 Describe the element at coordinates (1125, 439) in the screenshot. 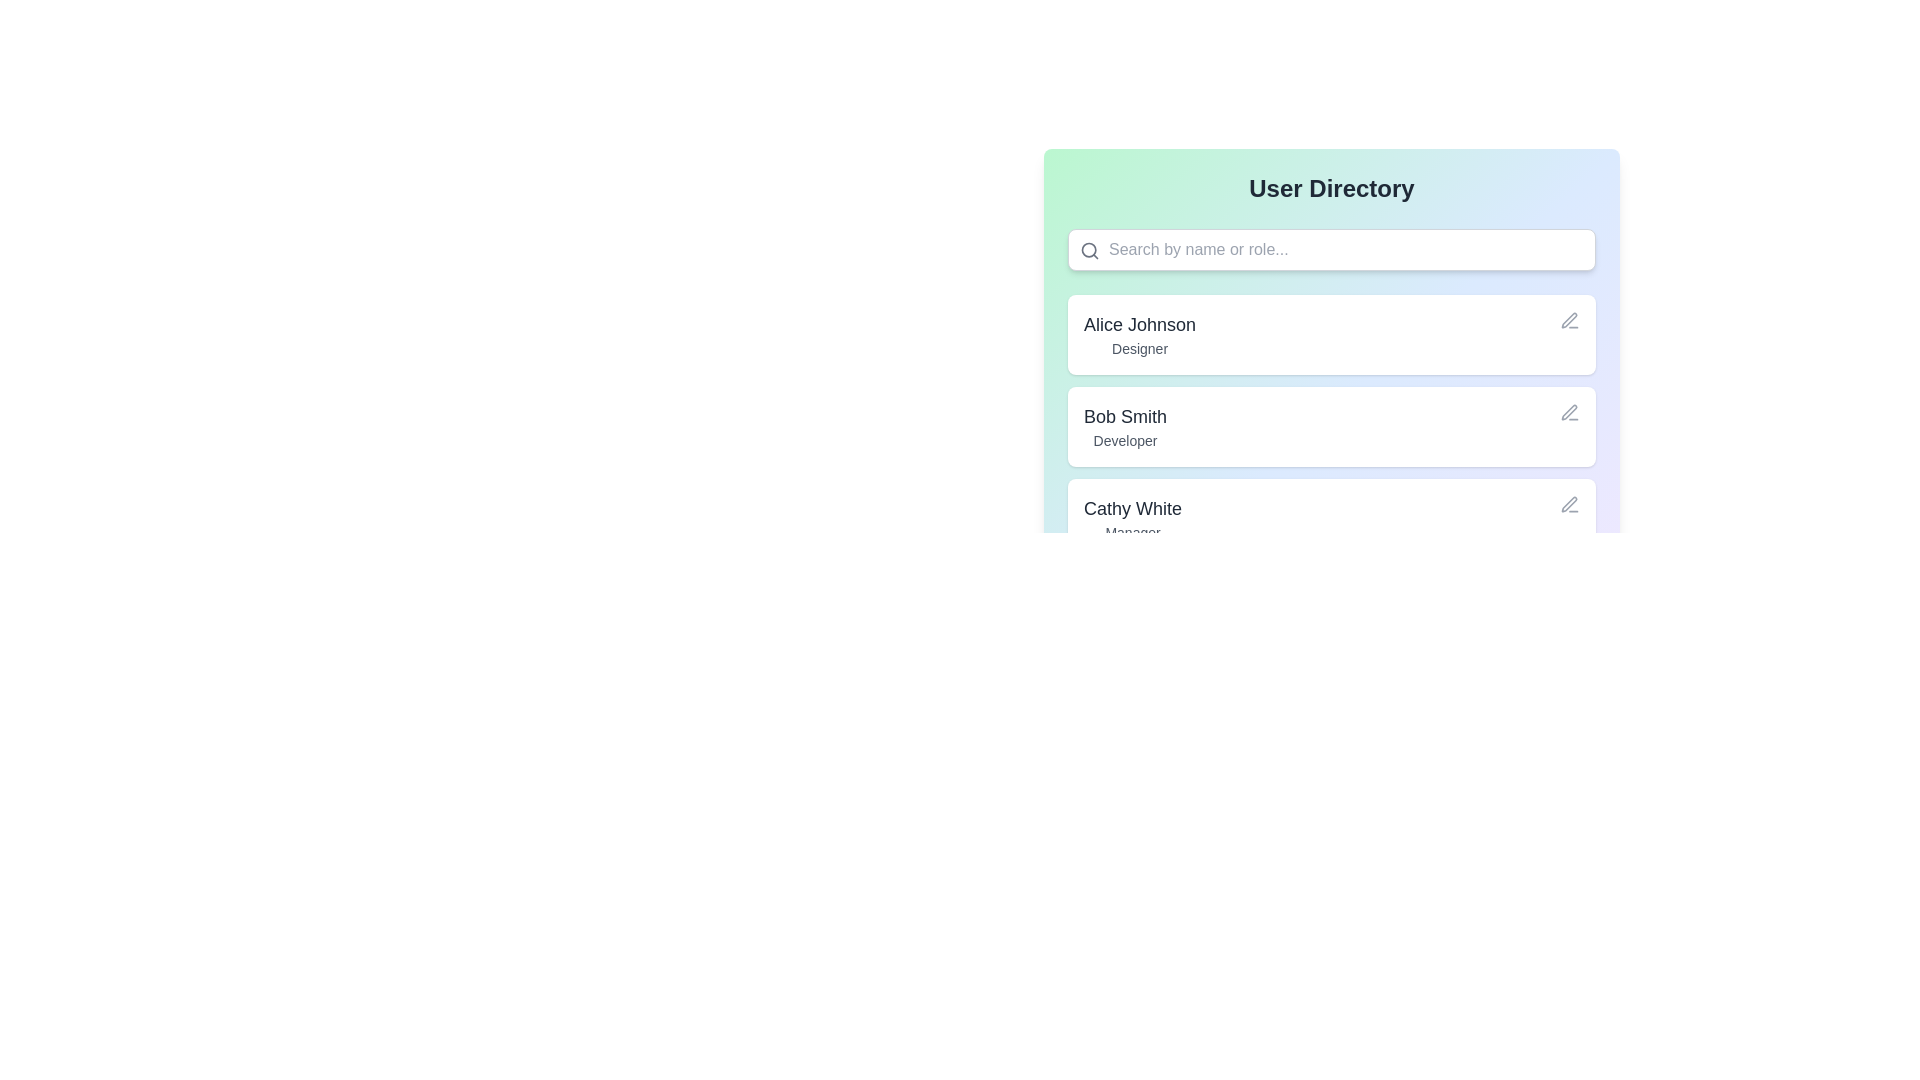

I see `the Static text label displaying 'Developer', which is located beneath the 'Bob Smith' text in the User Directory layout` at that location.